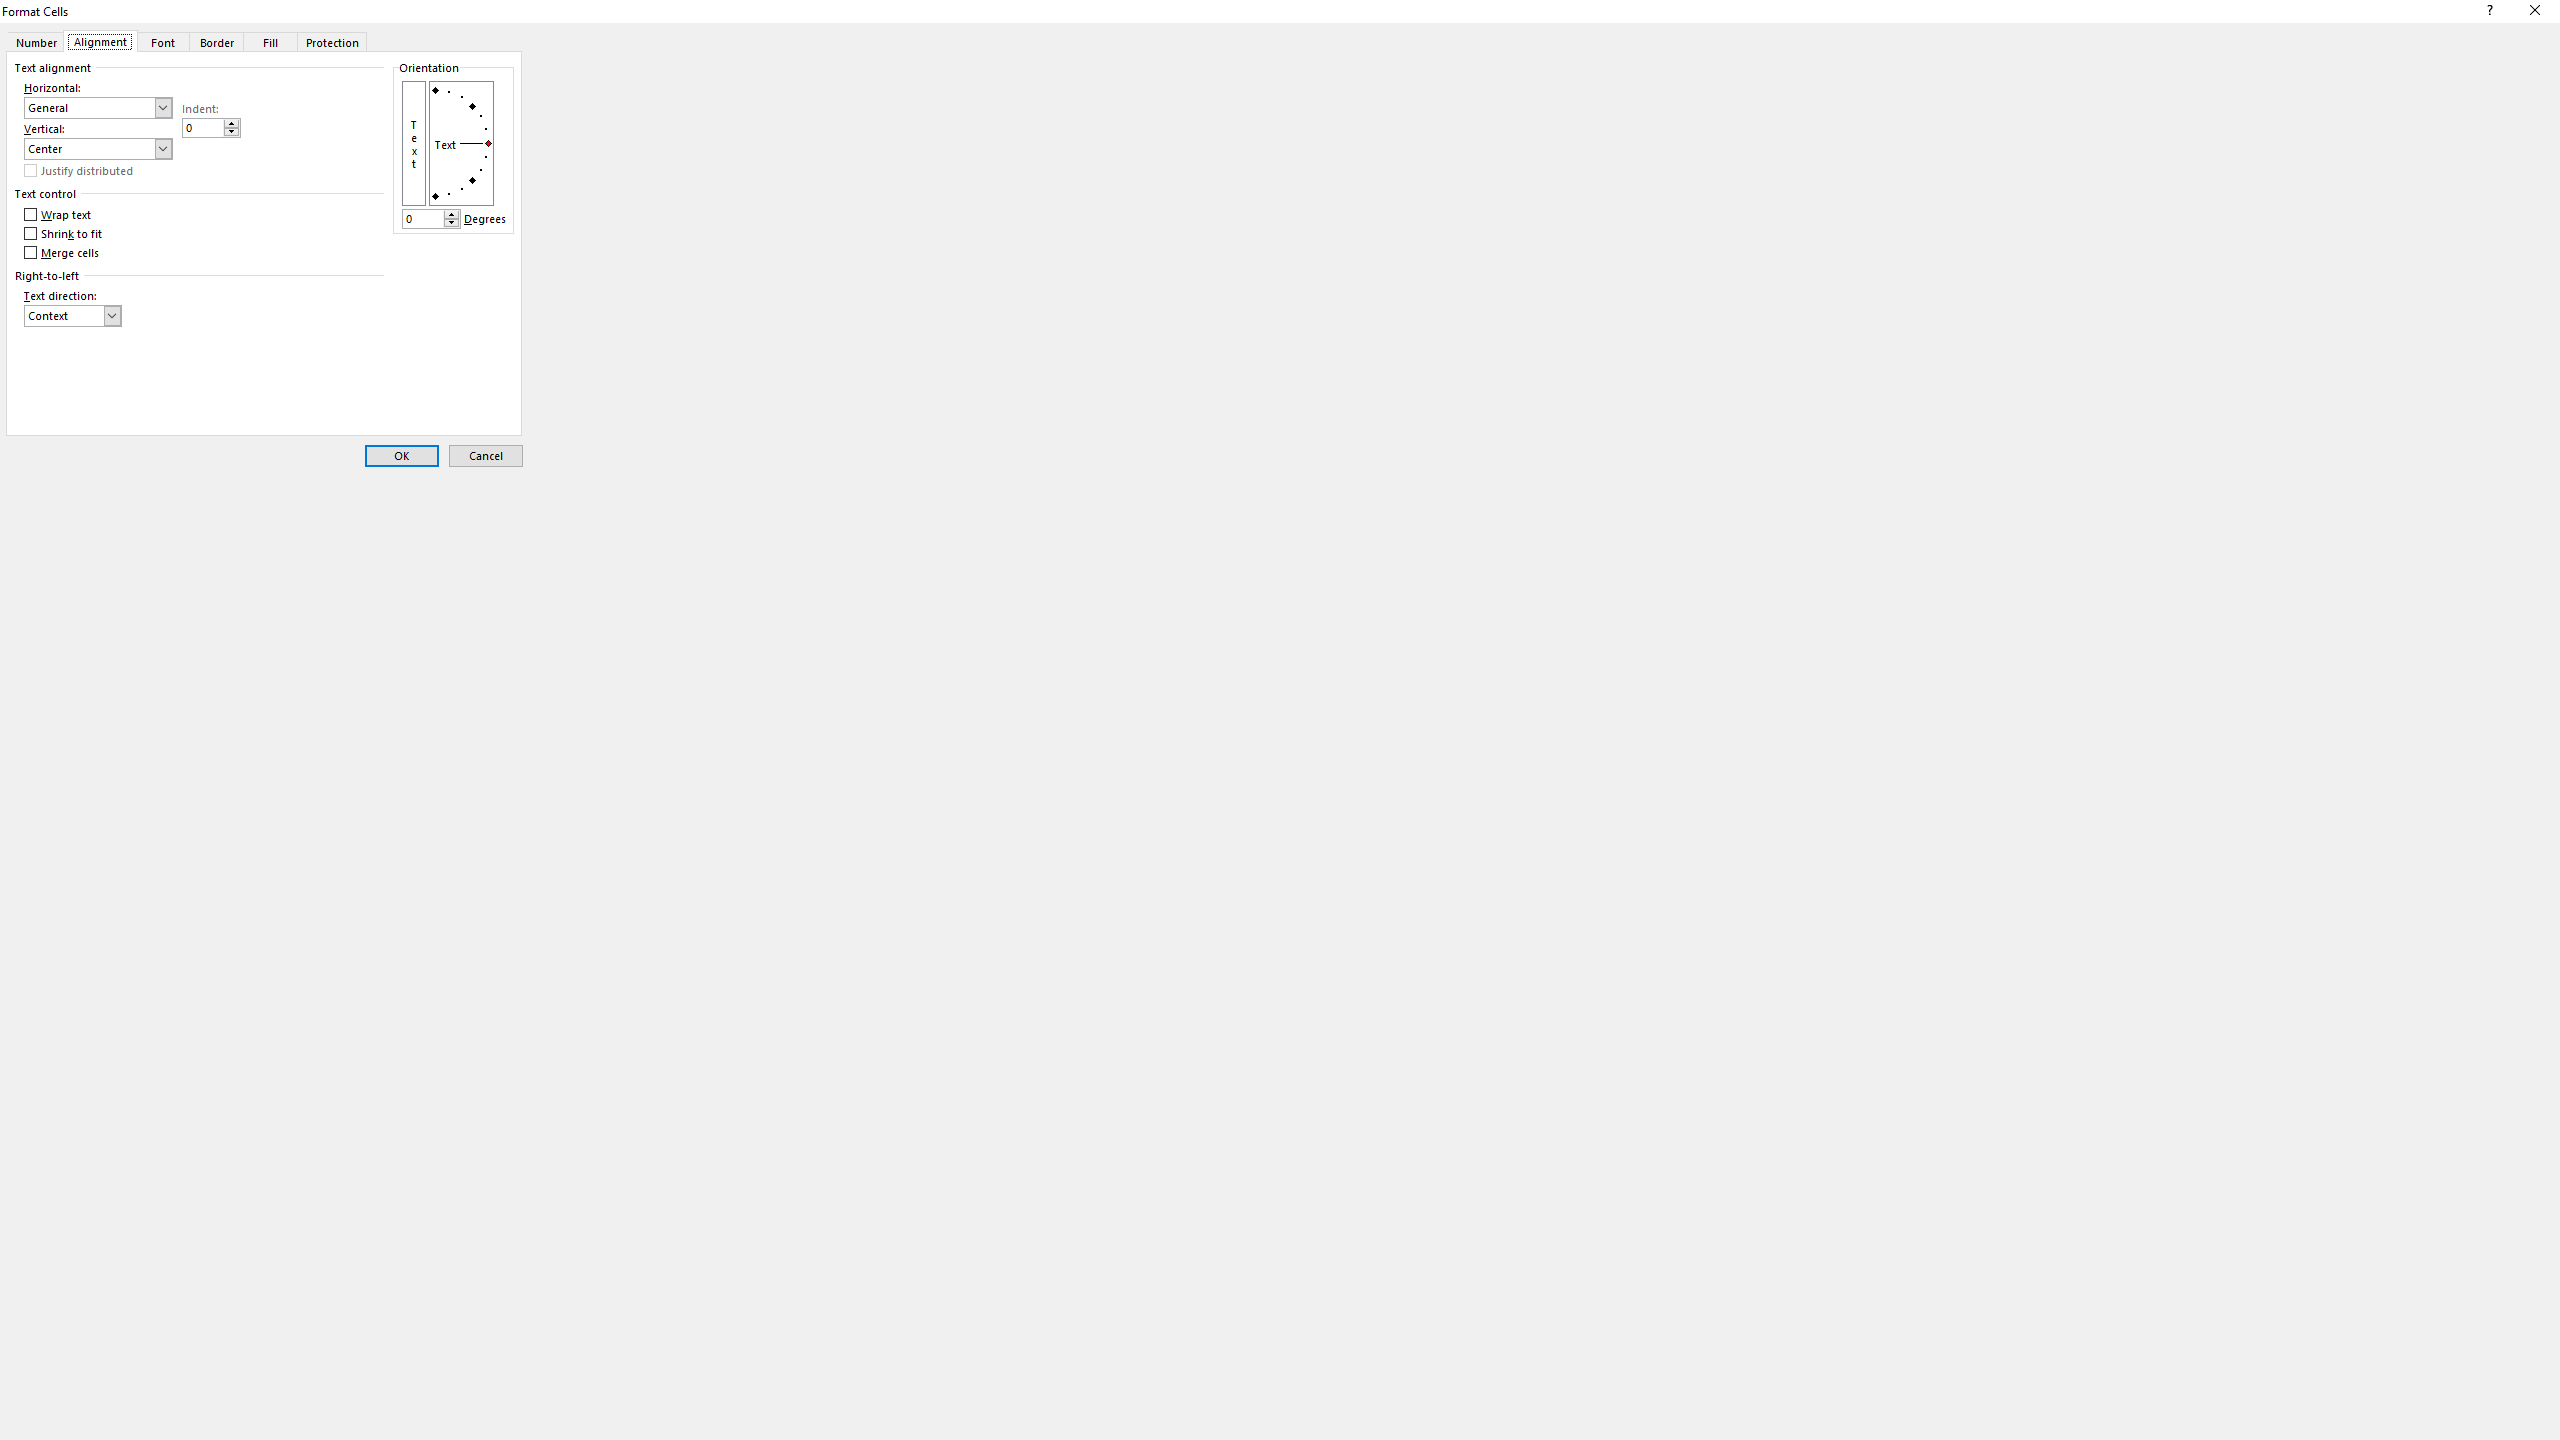 The width and height of the screenshot is (2560, 1440). Describe the element at coordinates (216, 41) in the screenshot. I see `'Border'` at that location.